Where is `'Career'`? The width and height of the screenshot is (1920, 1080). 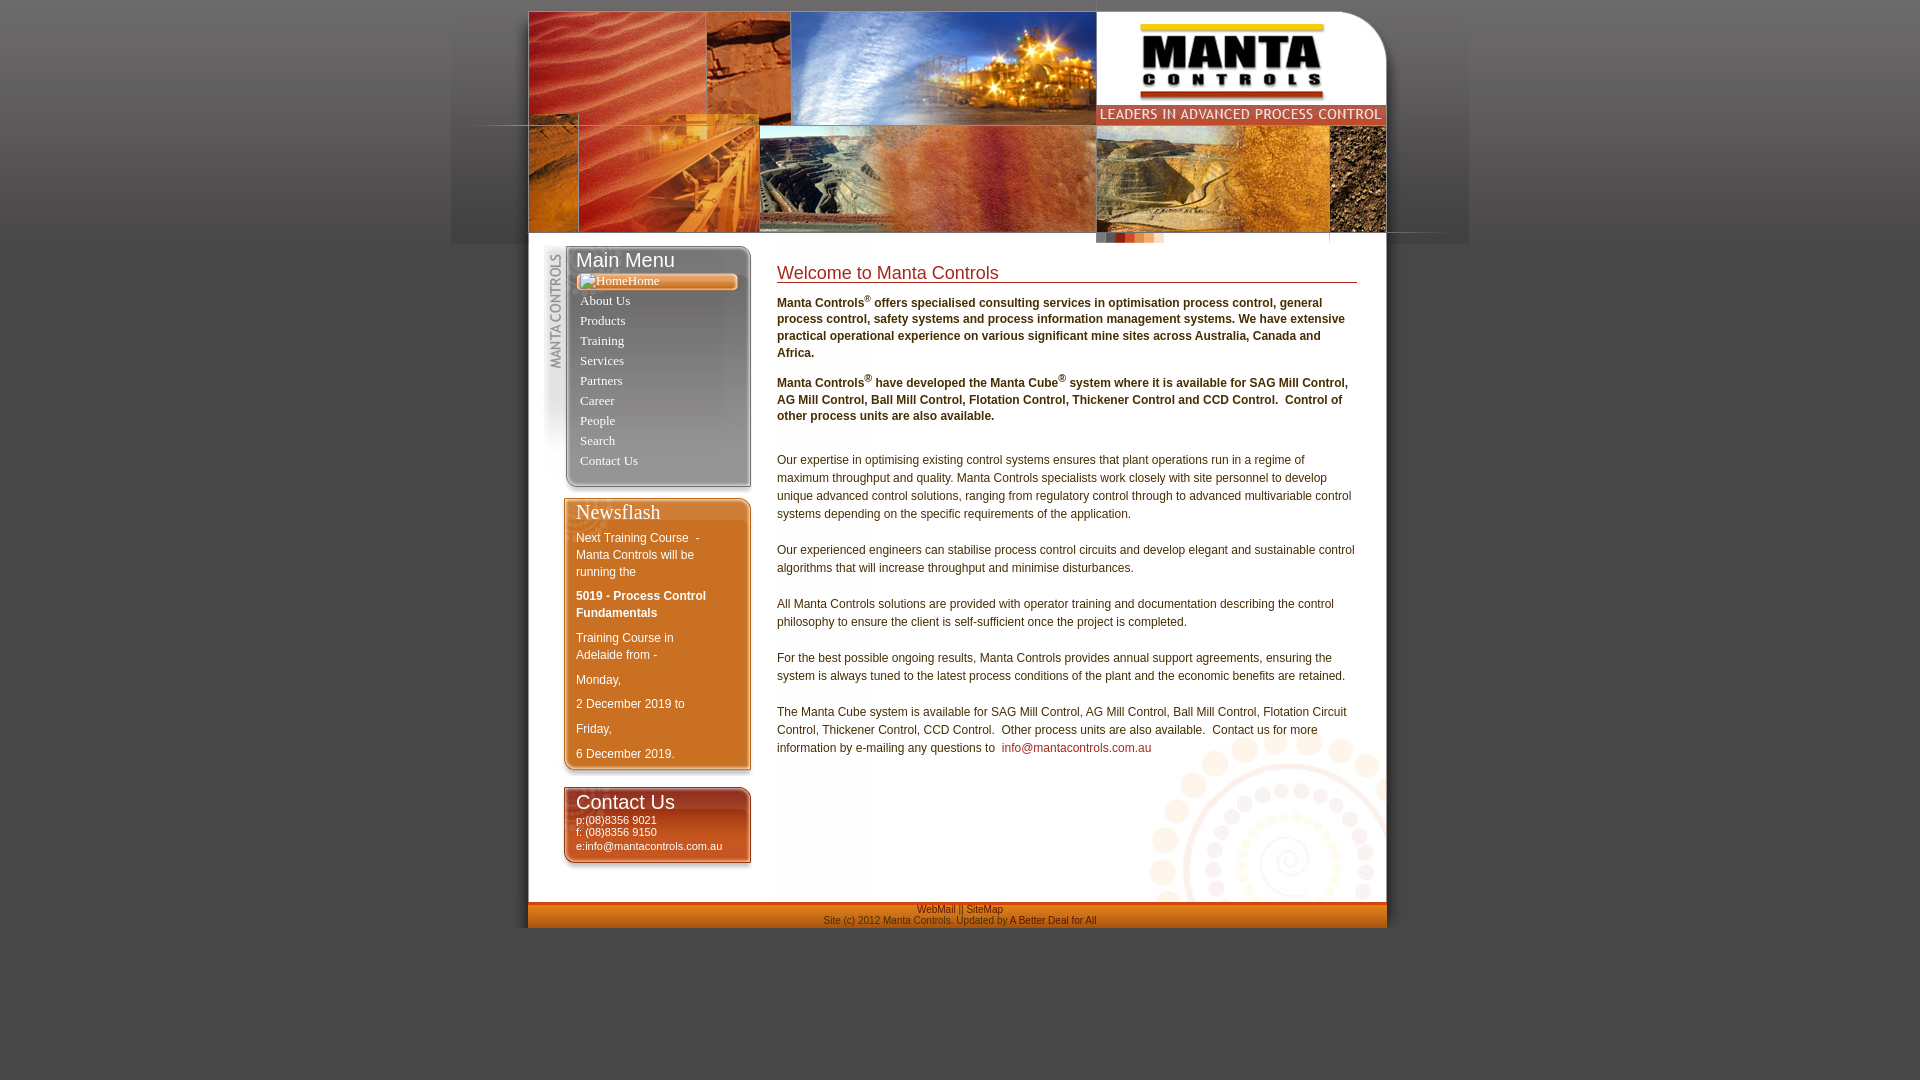
'Career' is located at coordinates (657, 401).